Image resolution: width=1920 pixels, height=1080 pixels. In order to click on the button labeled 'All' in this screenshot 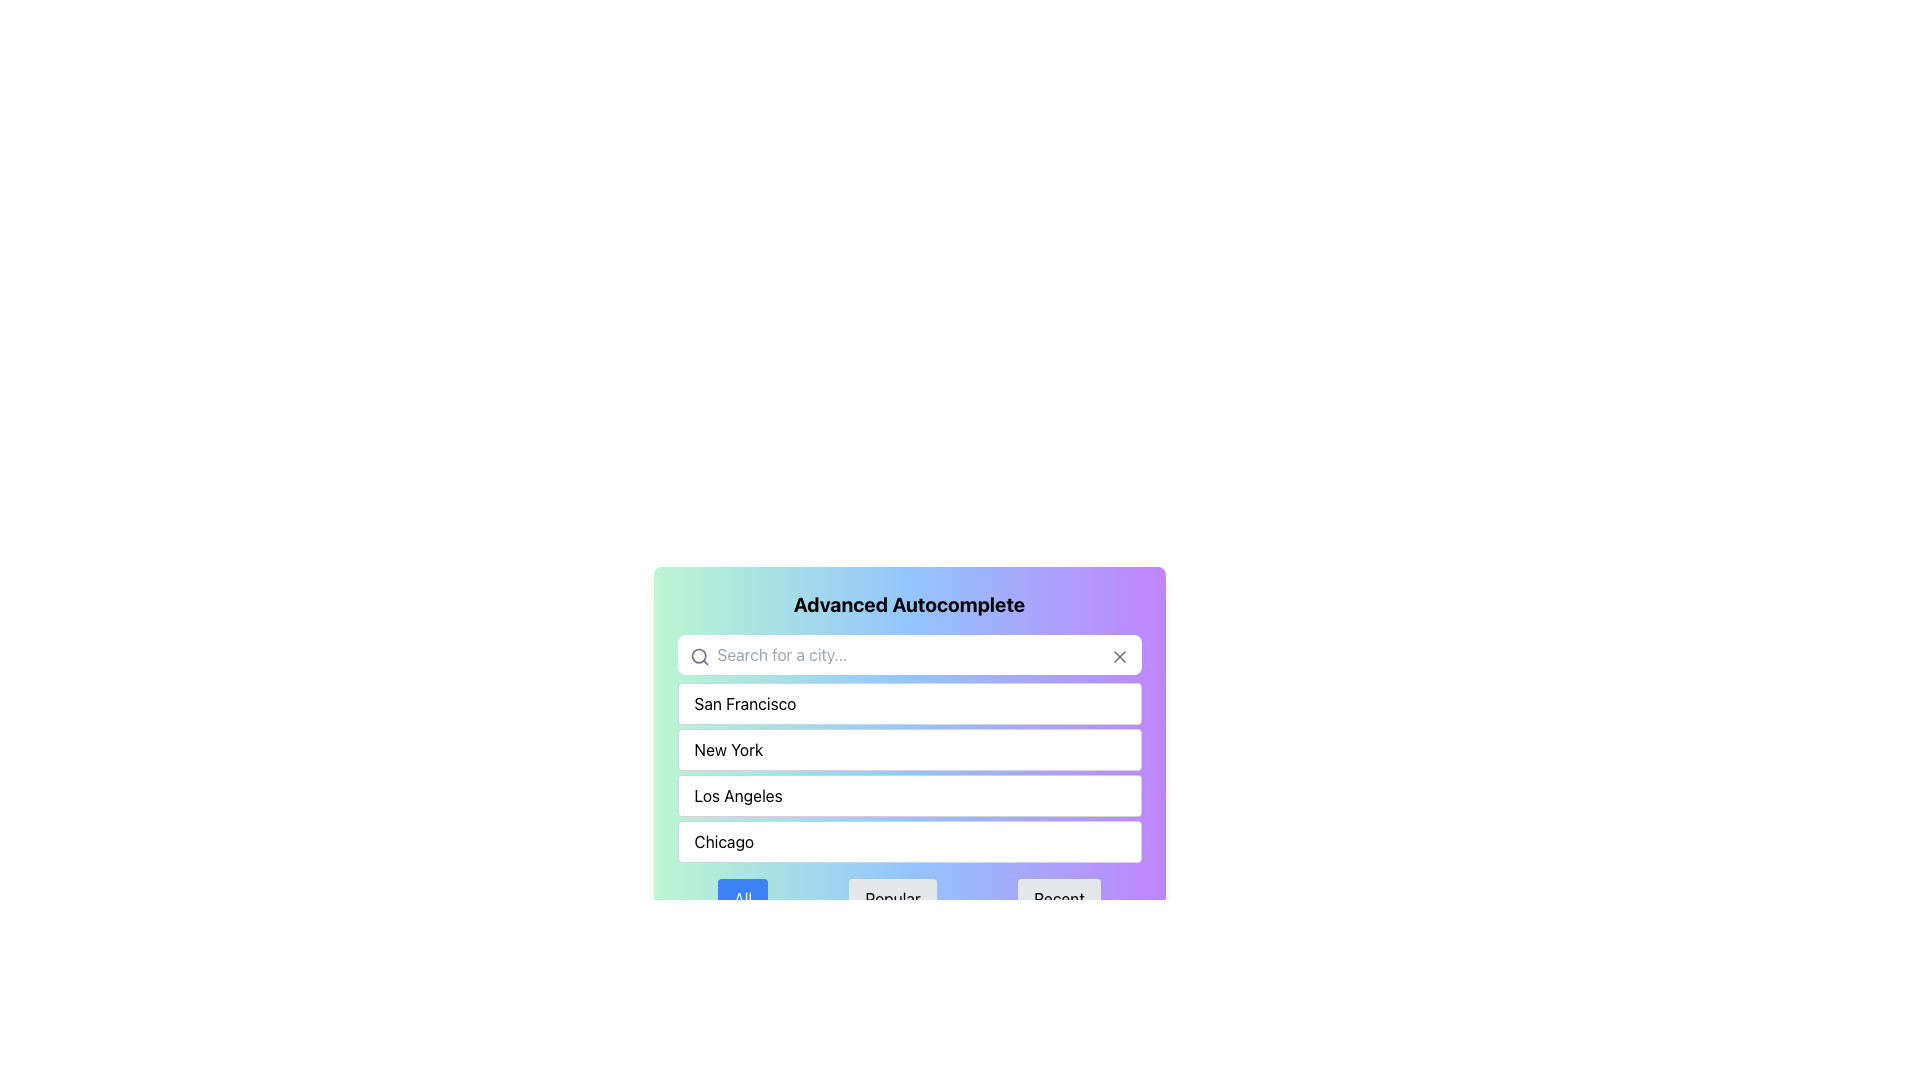, I will do `click(742, 897)`.